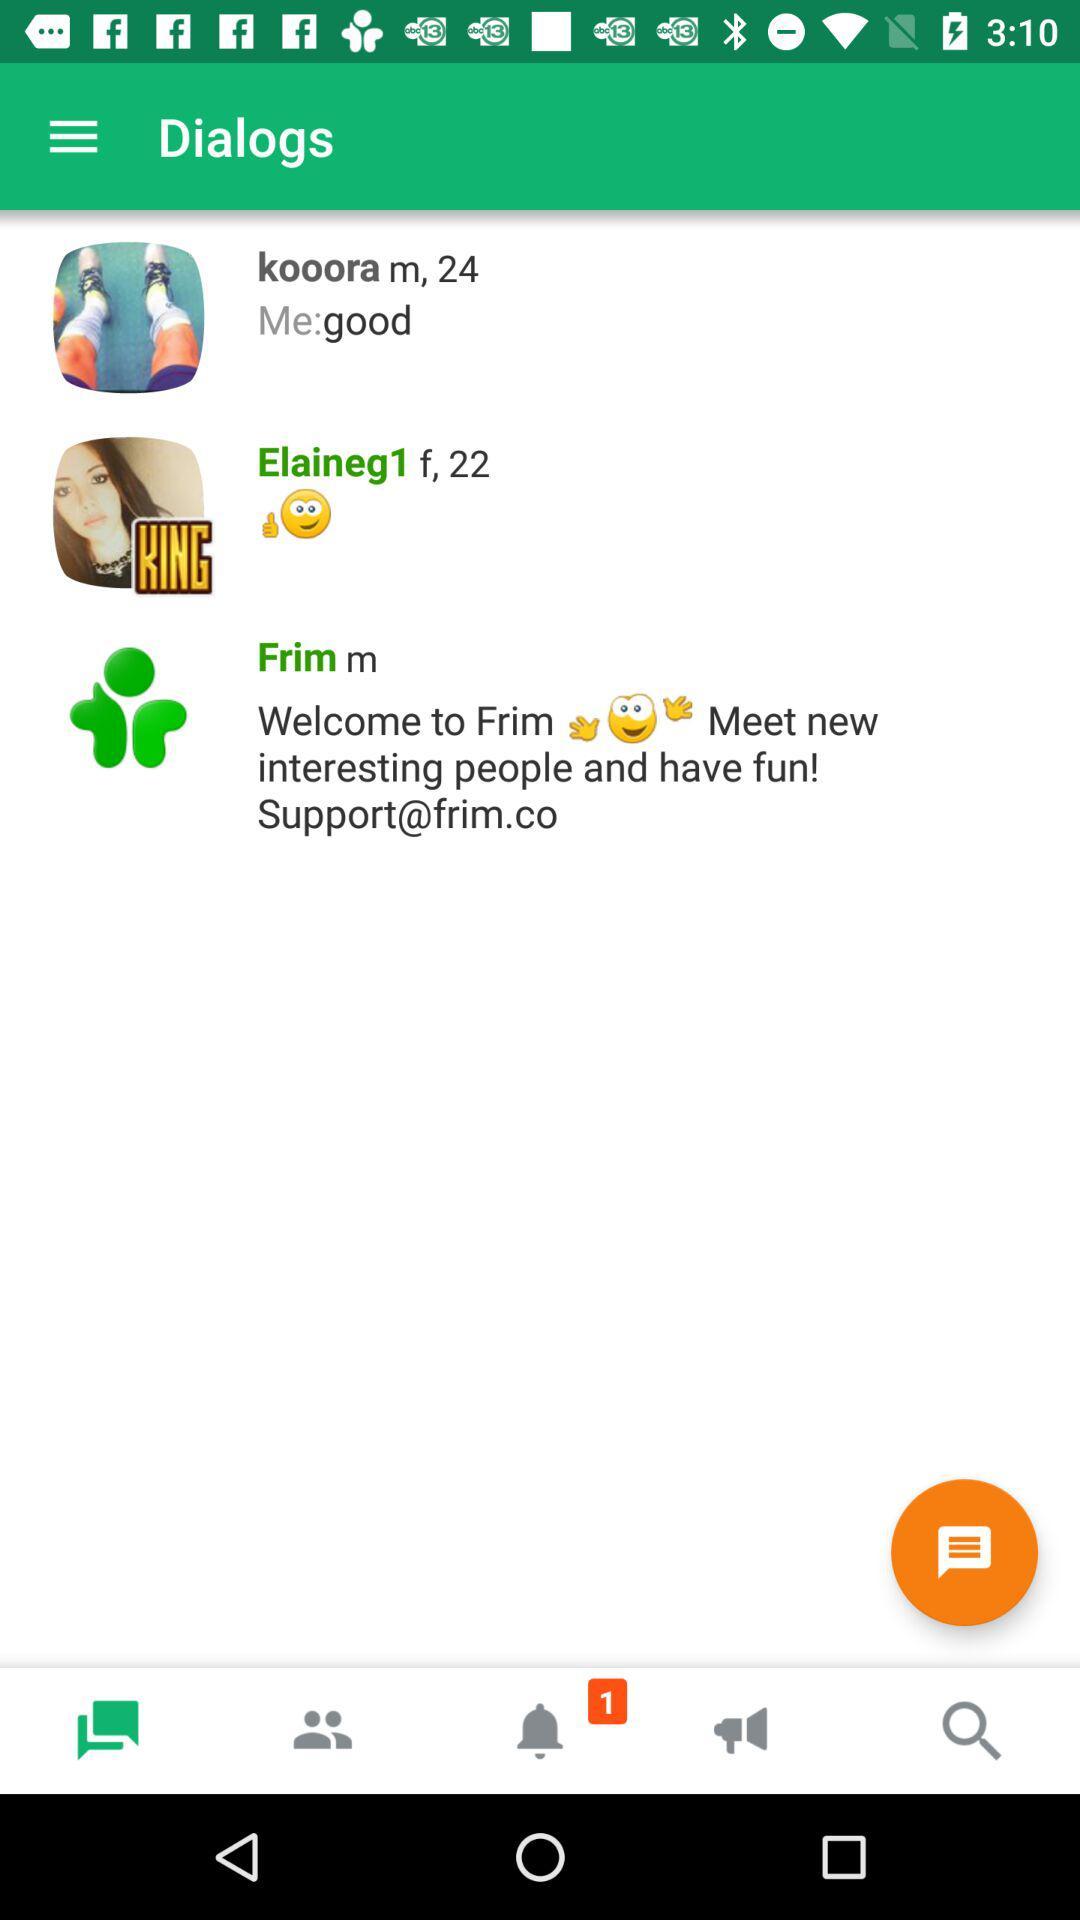 This screenshot has width=1080, height=1920. I want to click on the item above *t* item, so click(454, 461).